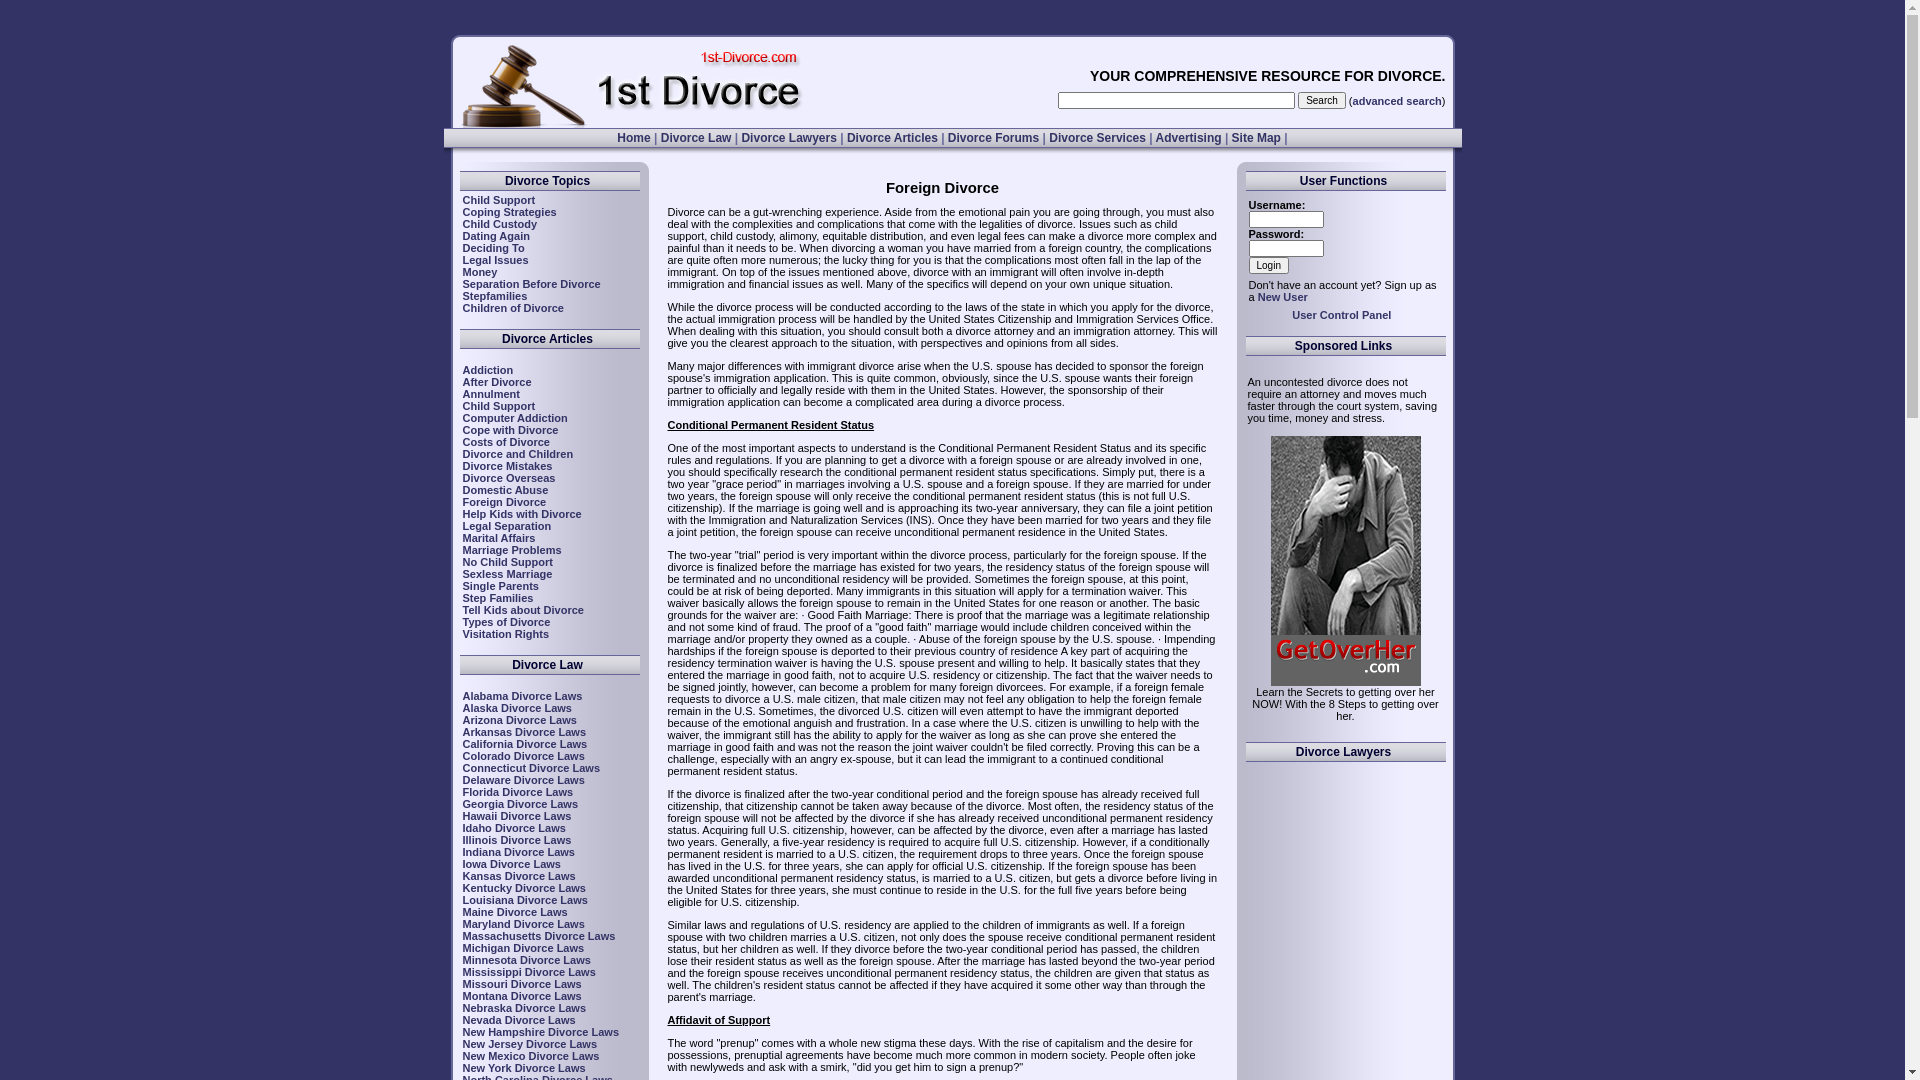 The width and height of the screenshot is (1920, 1080). What do you see at coordinates (529, 1043) in the screenshot?
I see `'New Jersey Divorce Laws'` at bounding box center [529, 1043].